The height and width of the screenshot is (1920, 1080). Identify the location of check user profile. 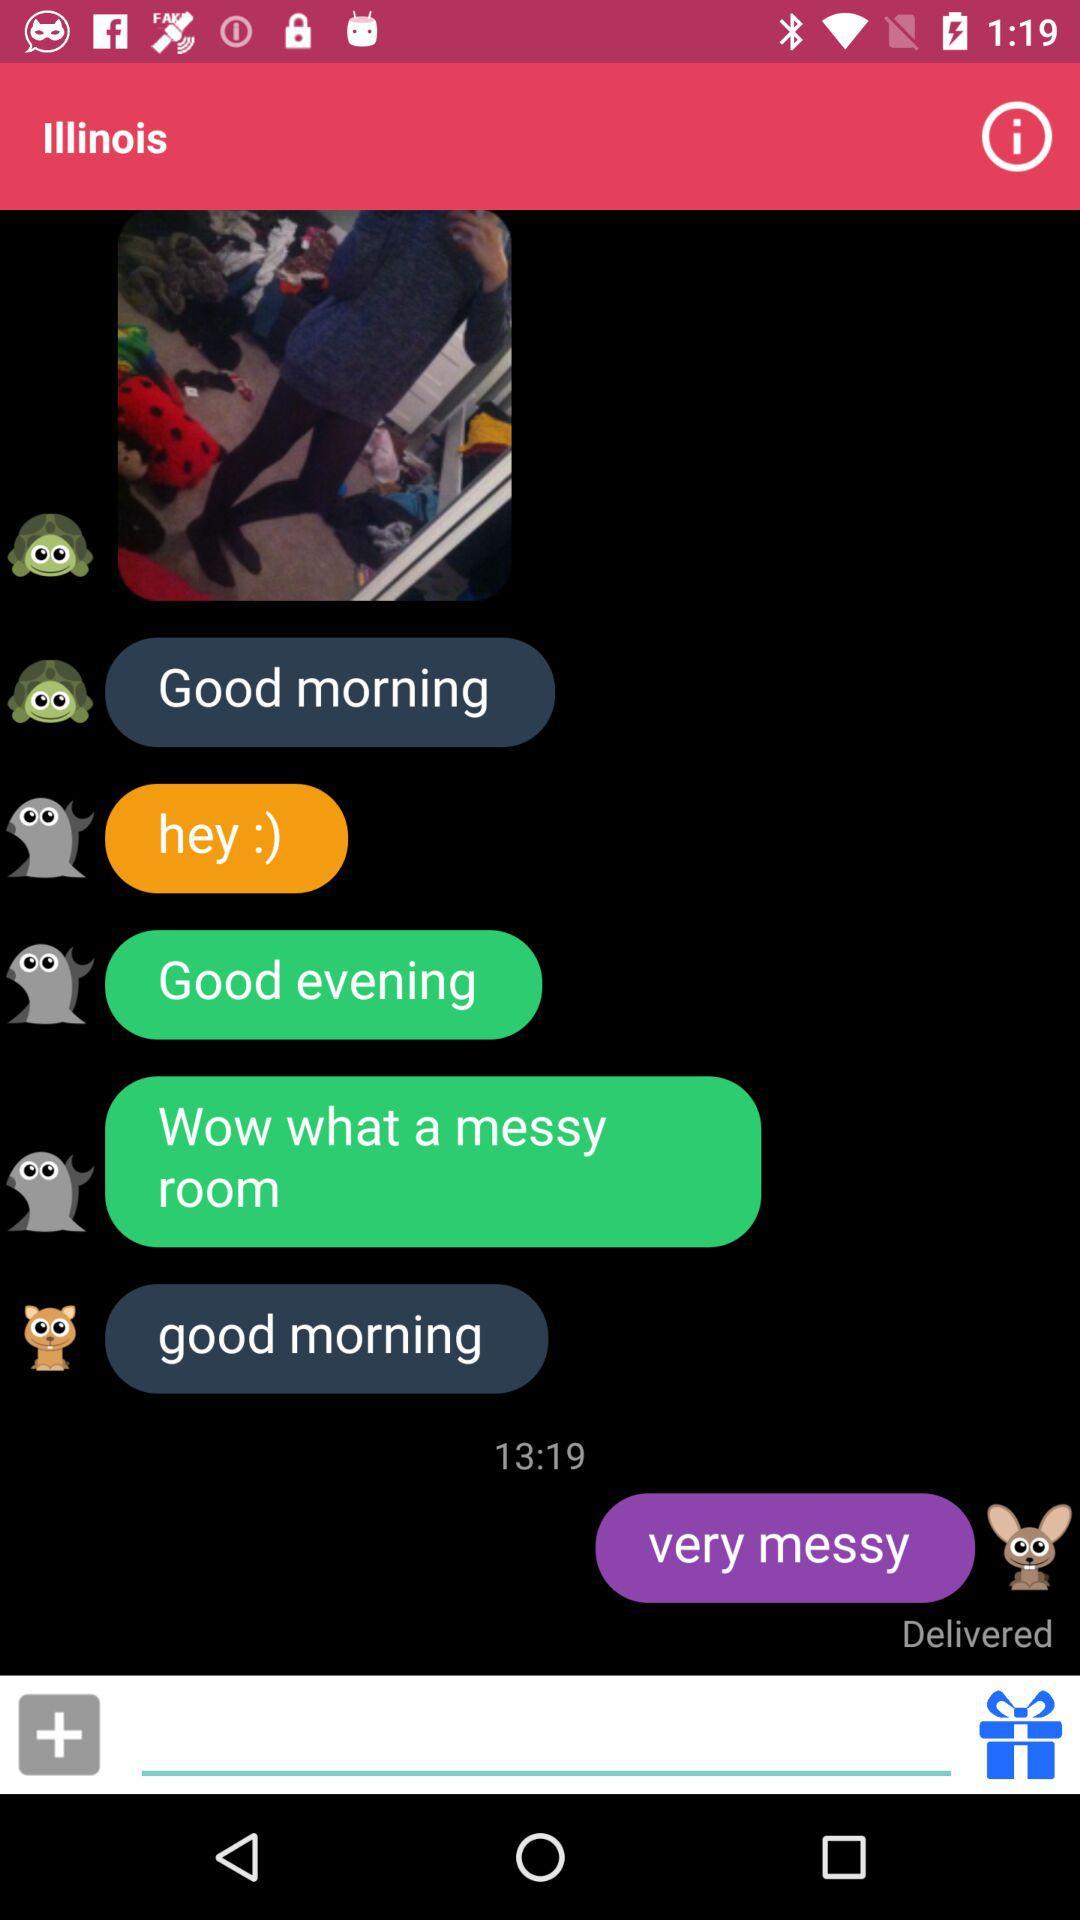
(1029, 1546).